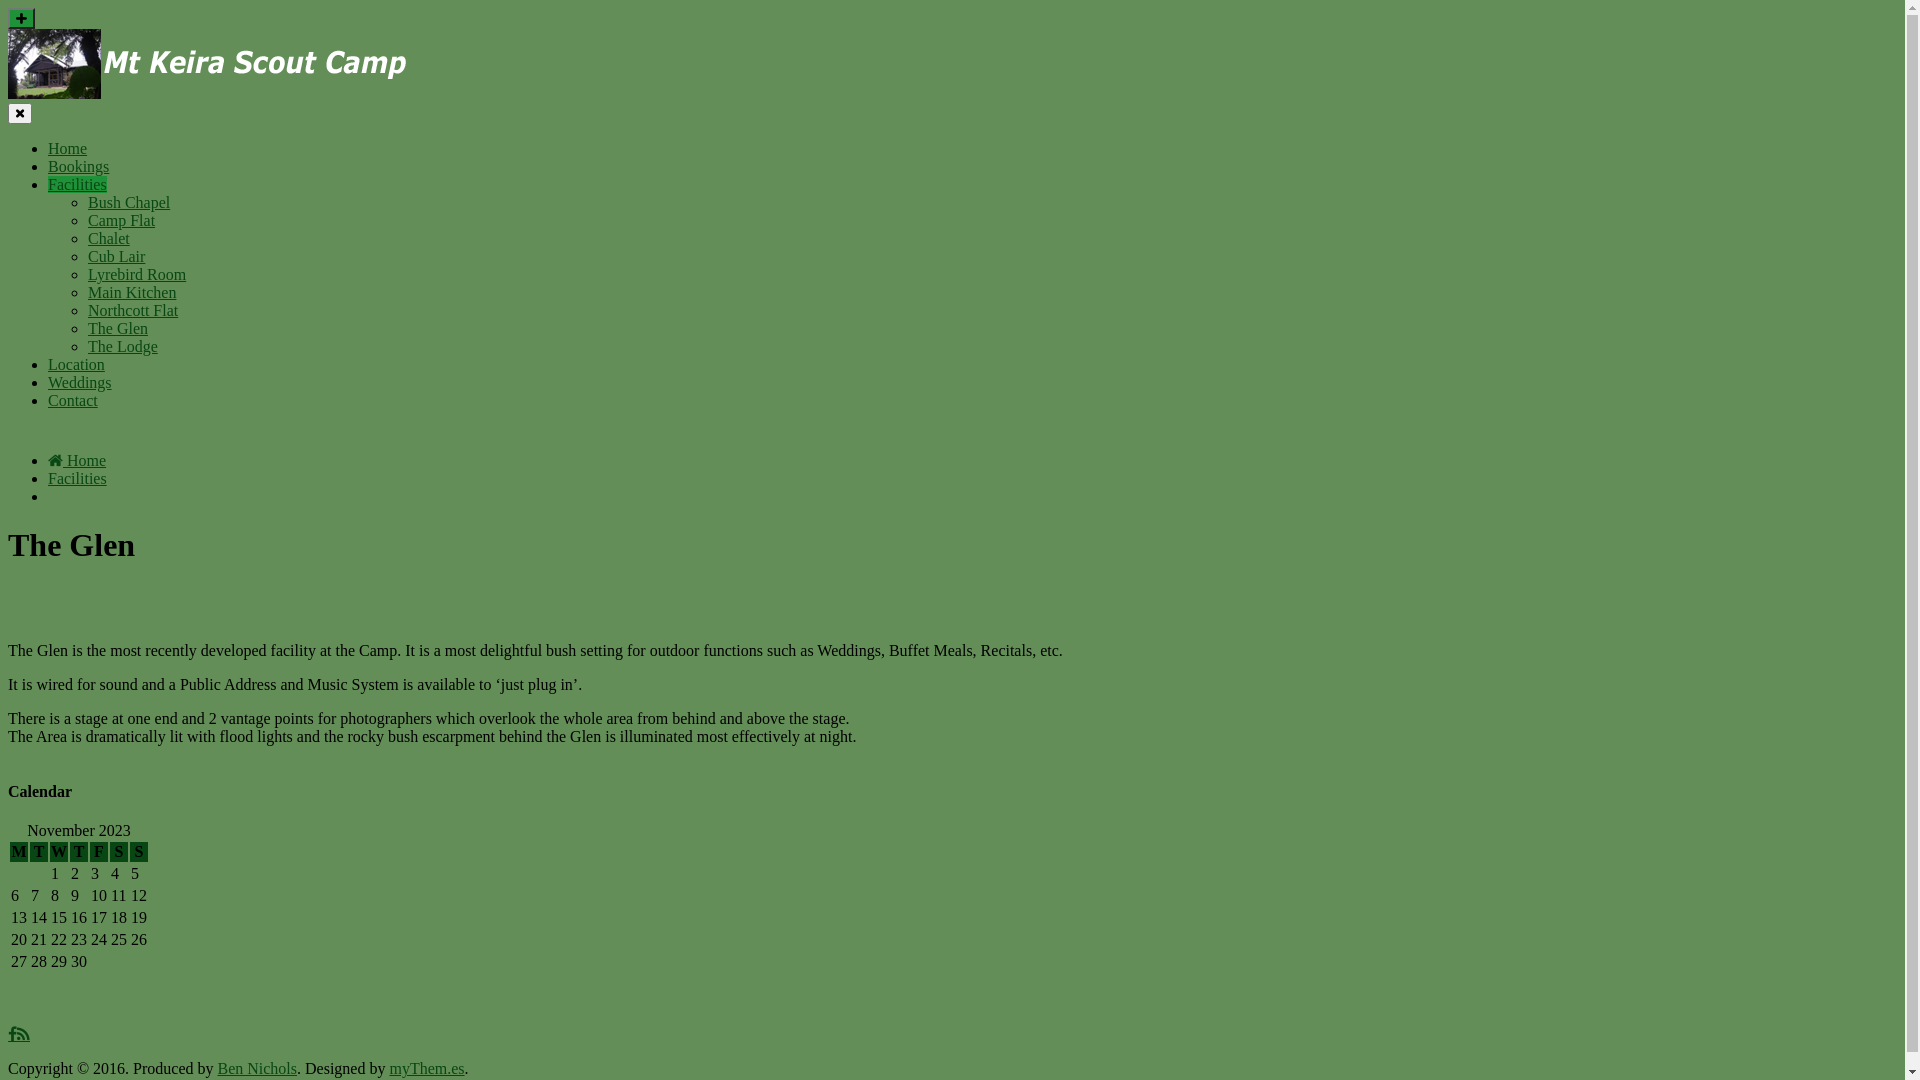 This screenshot has height=1080, width=1920. Describe the element at coordinates (108, 237) in the screenshot. I see `'Chalet'` at that location.